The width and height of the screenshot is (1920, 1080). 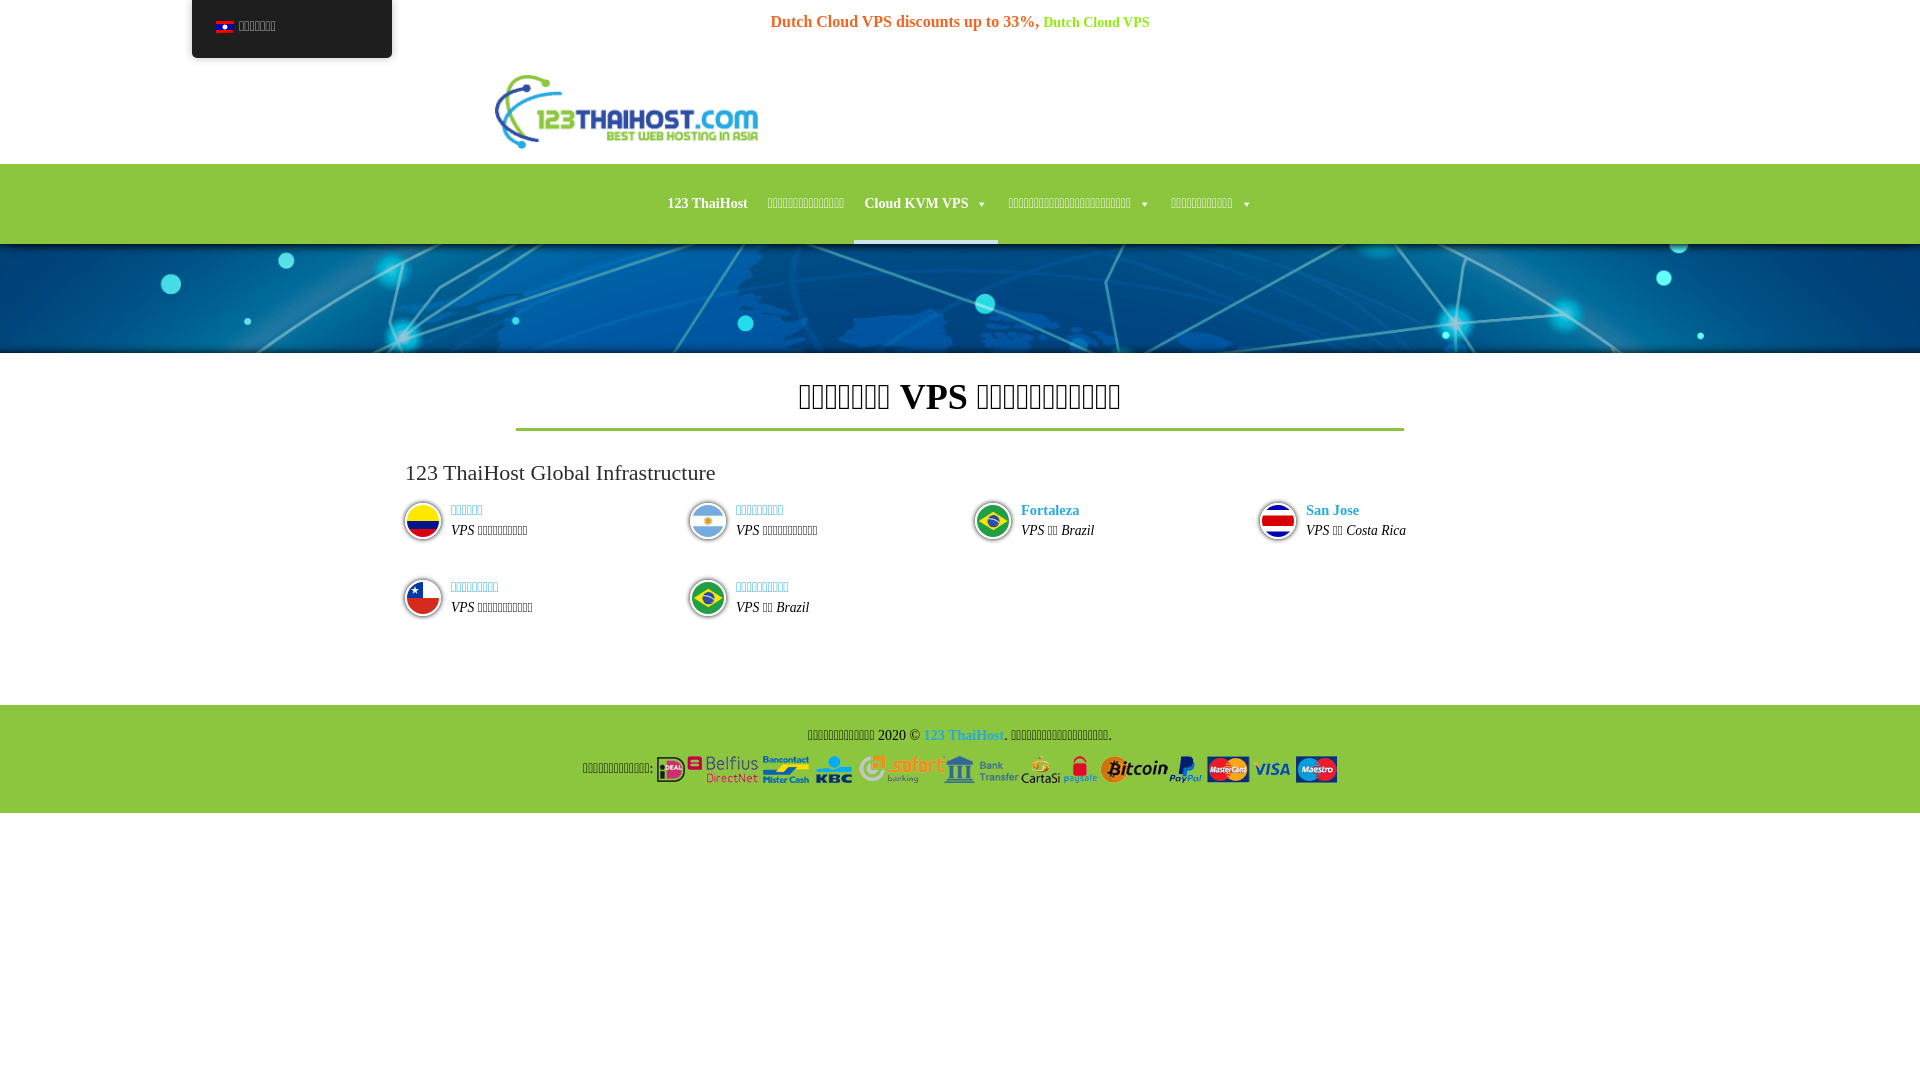 I want to click on 'Cloud KVM VPS', so click(x=925, y=204).